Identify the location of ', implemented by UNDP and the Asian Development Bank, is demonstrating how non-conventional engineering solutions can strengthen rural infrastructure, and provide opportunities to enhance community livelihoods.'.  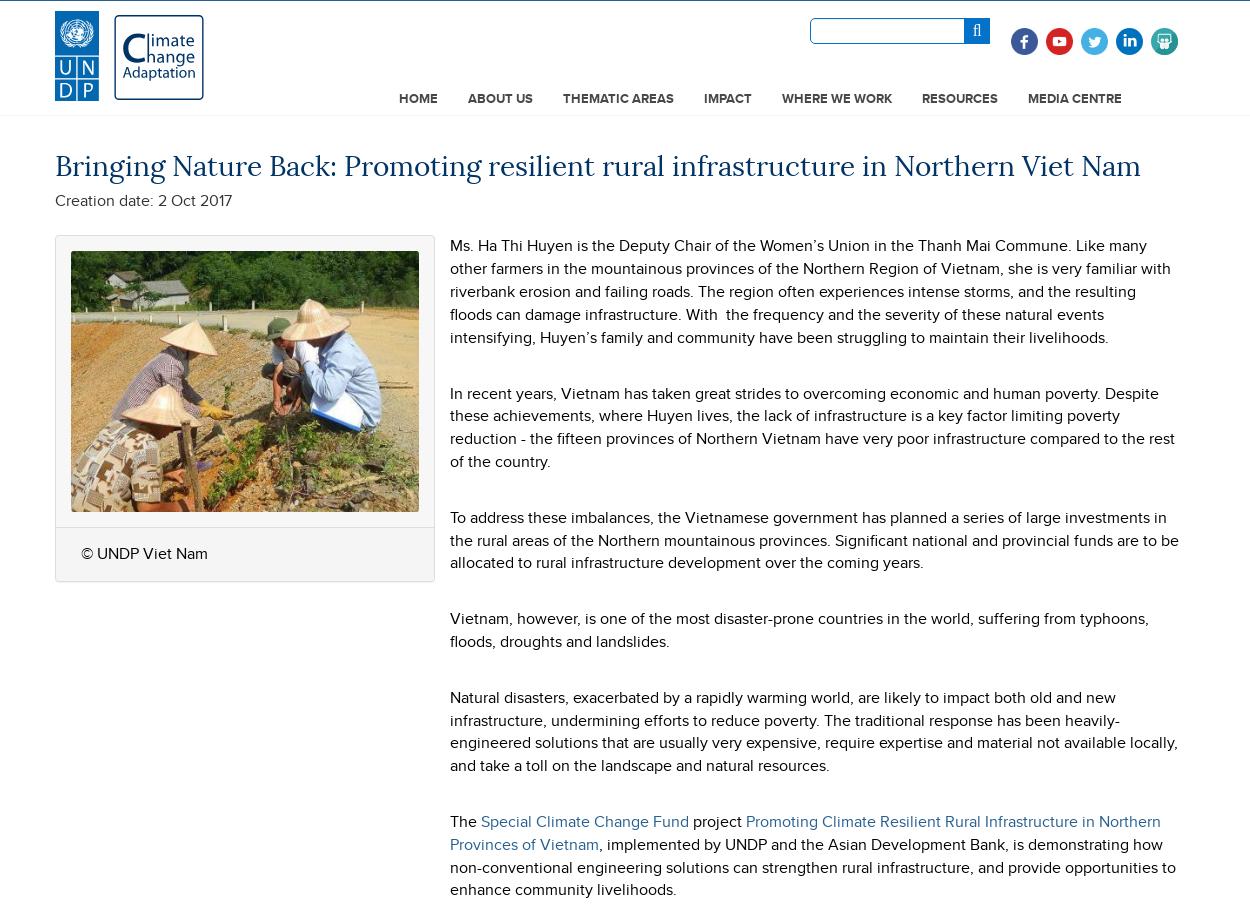
(812, 866).